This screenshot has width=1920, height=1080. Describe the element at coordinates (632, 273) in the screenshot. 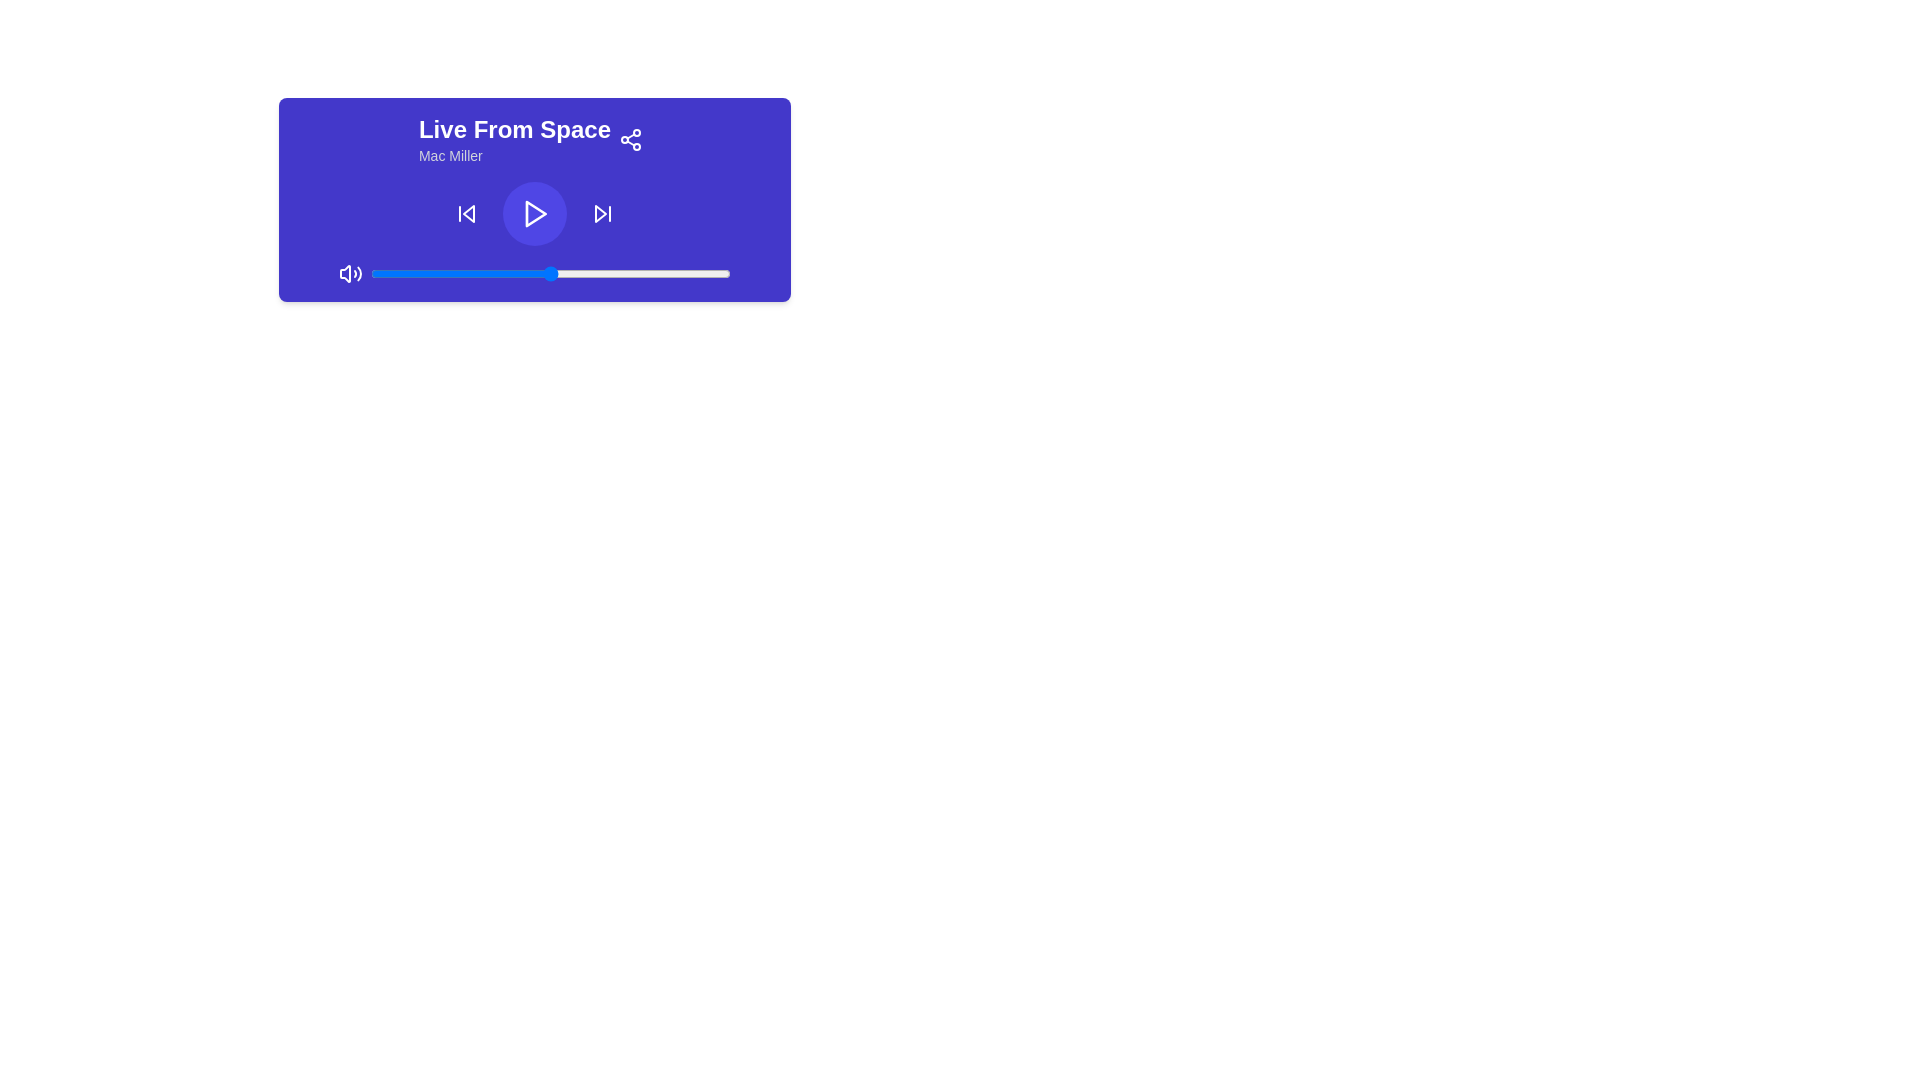

I see `the slider value` at that location.